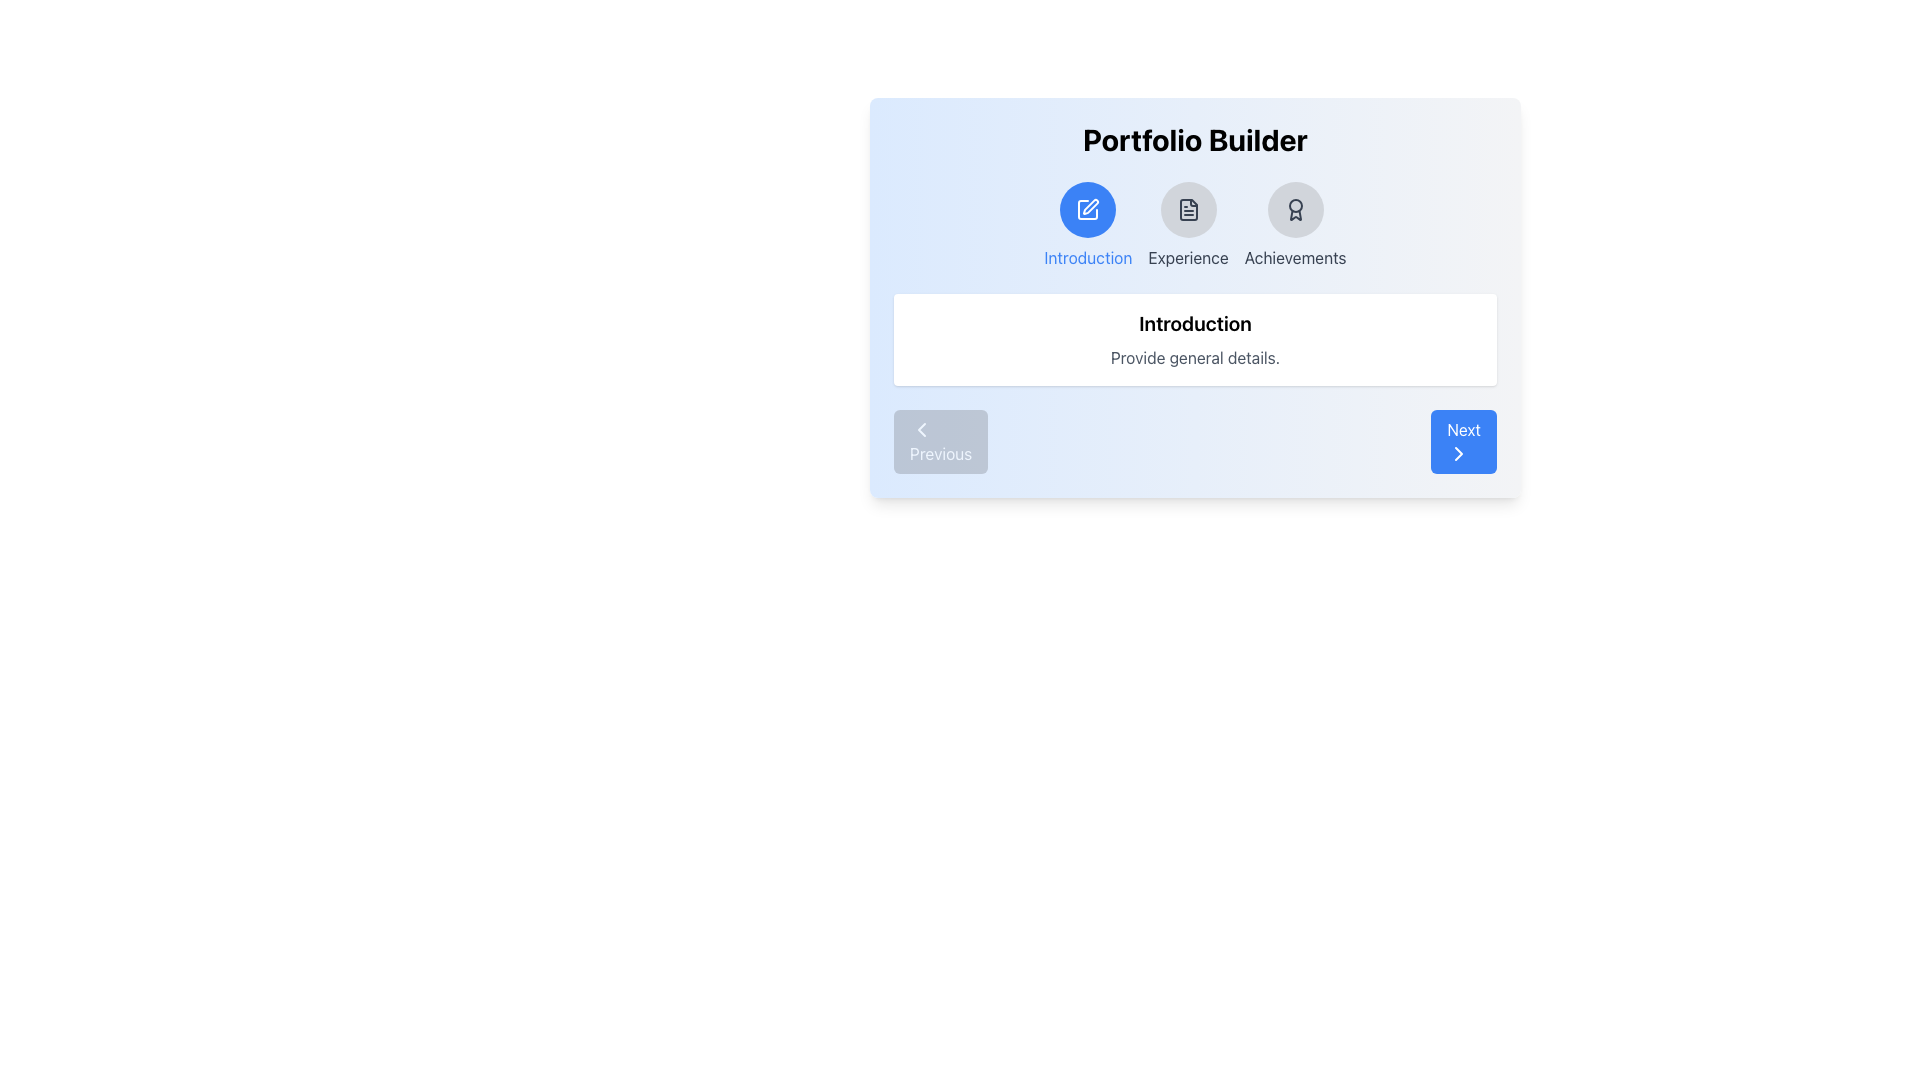 Image resolution: width=1920 pixels, height=1080 pixels. What do you see at coordinates (940, 441) in the screenshot?
I see `the 'Previous' button located at the bottom-left corner of the navigation control group` at bounding box center [940, 441].